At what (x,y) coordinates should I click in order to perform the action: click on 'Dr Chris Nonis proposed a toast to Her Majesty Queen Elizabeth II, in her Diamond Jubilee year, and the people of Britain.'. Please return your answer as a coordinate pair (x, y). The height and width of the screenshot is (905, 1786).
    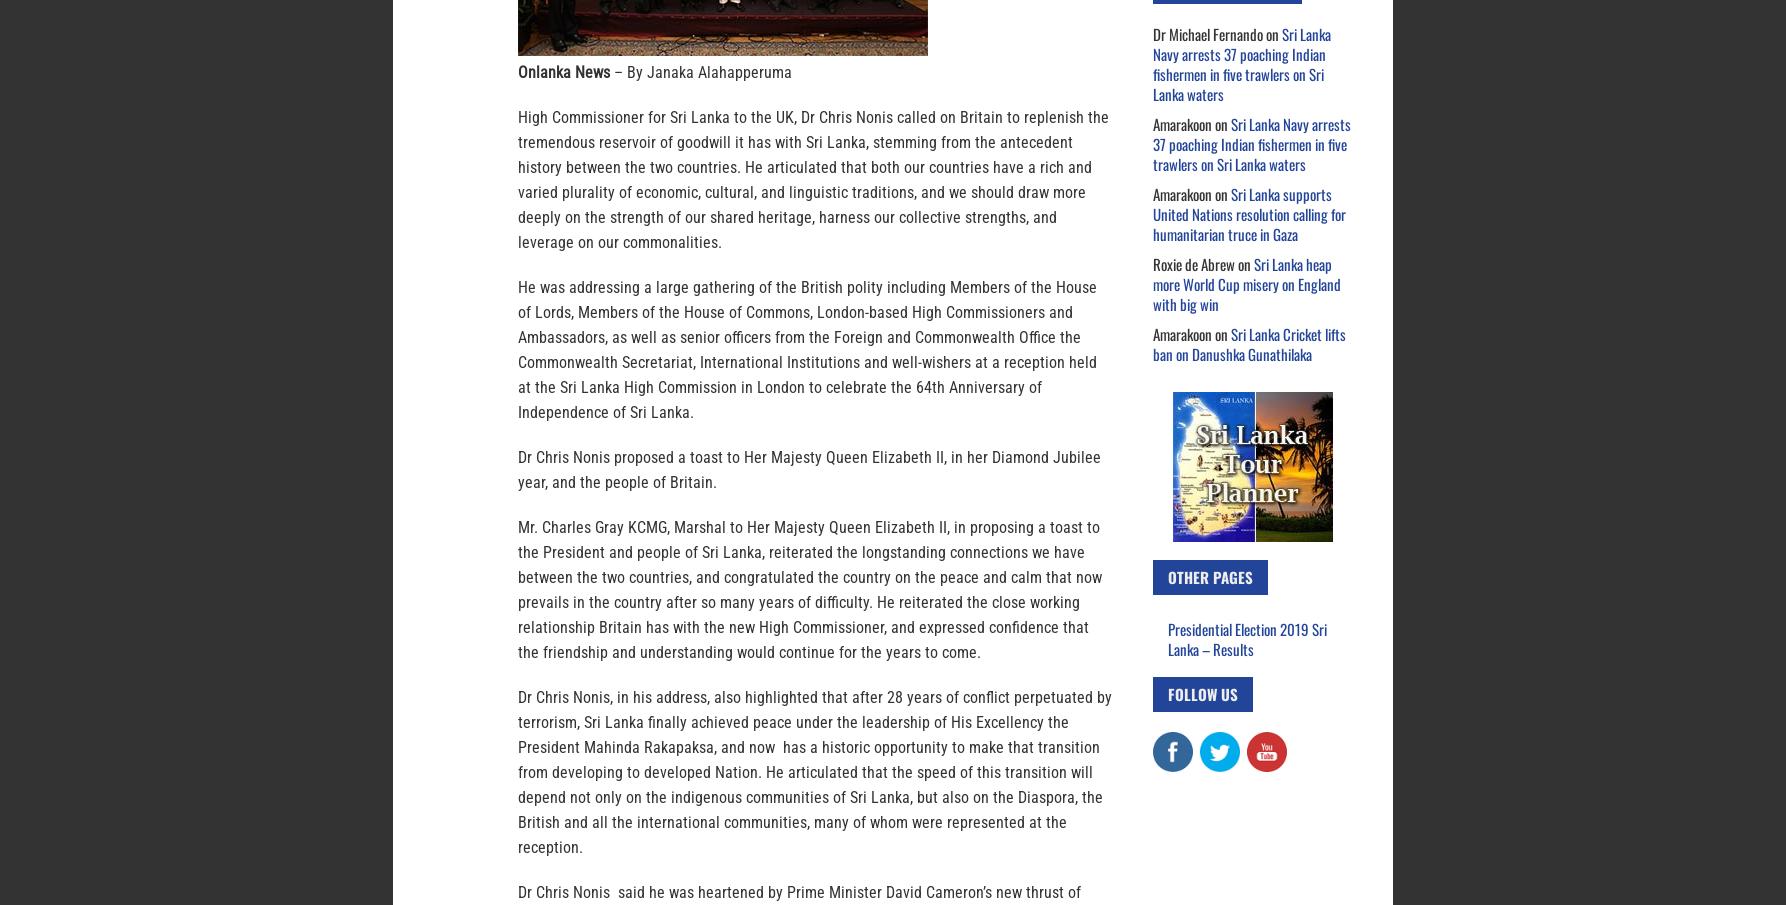
    Looking at the image, I should click on (808, 470).